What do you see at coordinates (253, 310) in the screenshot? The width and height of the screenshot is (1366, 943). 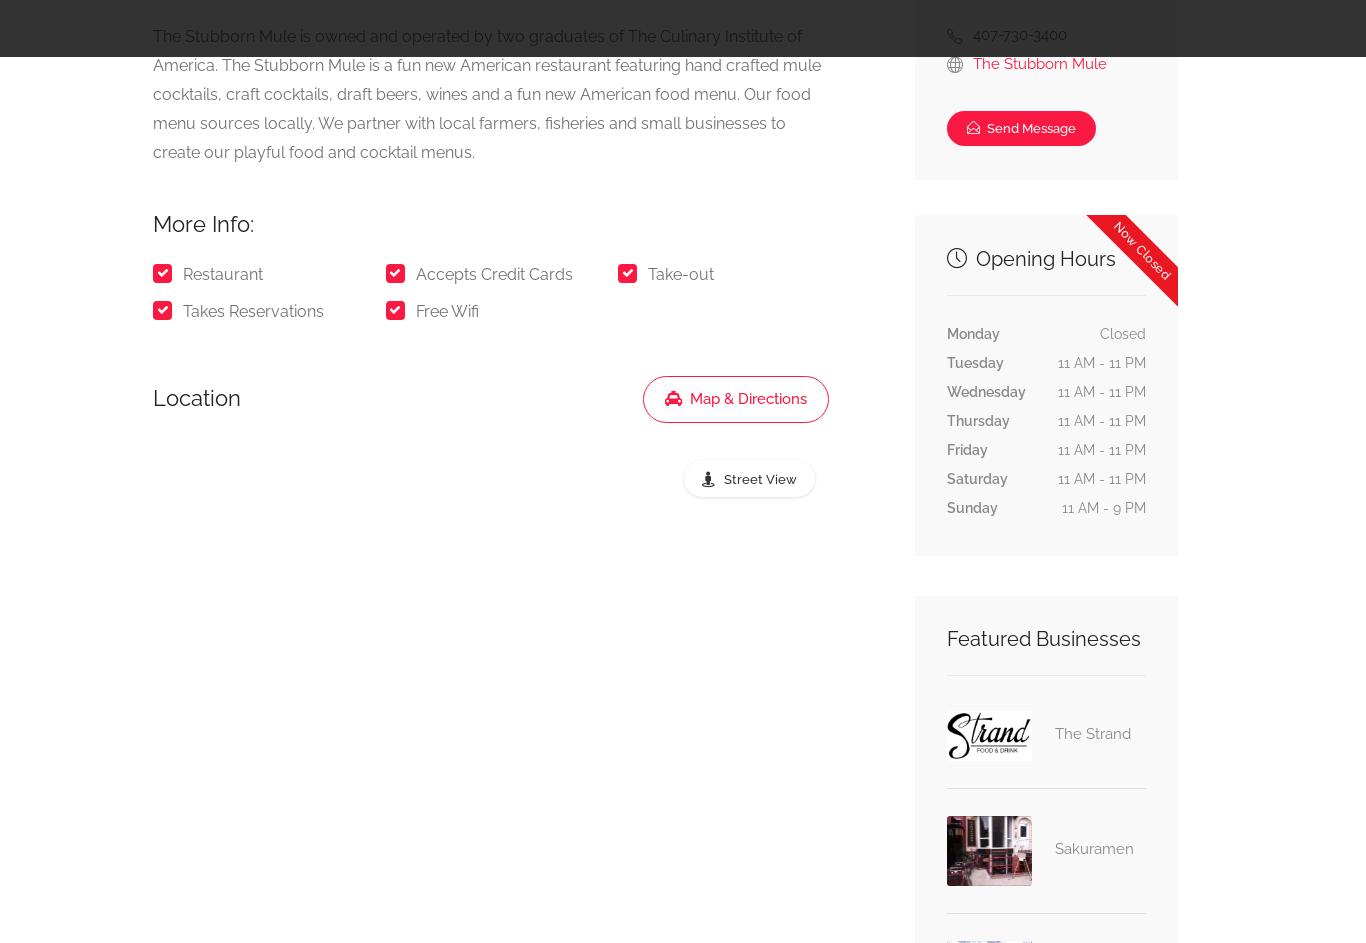 I see `'Takes Reservations'` at bounding box center [253, 310].